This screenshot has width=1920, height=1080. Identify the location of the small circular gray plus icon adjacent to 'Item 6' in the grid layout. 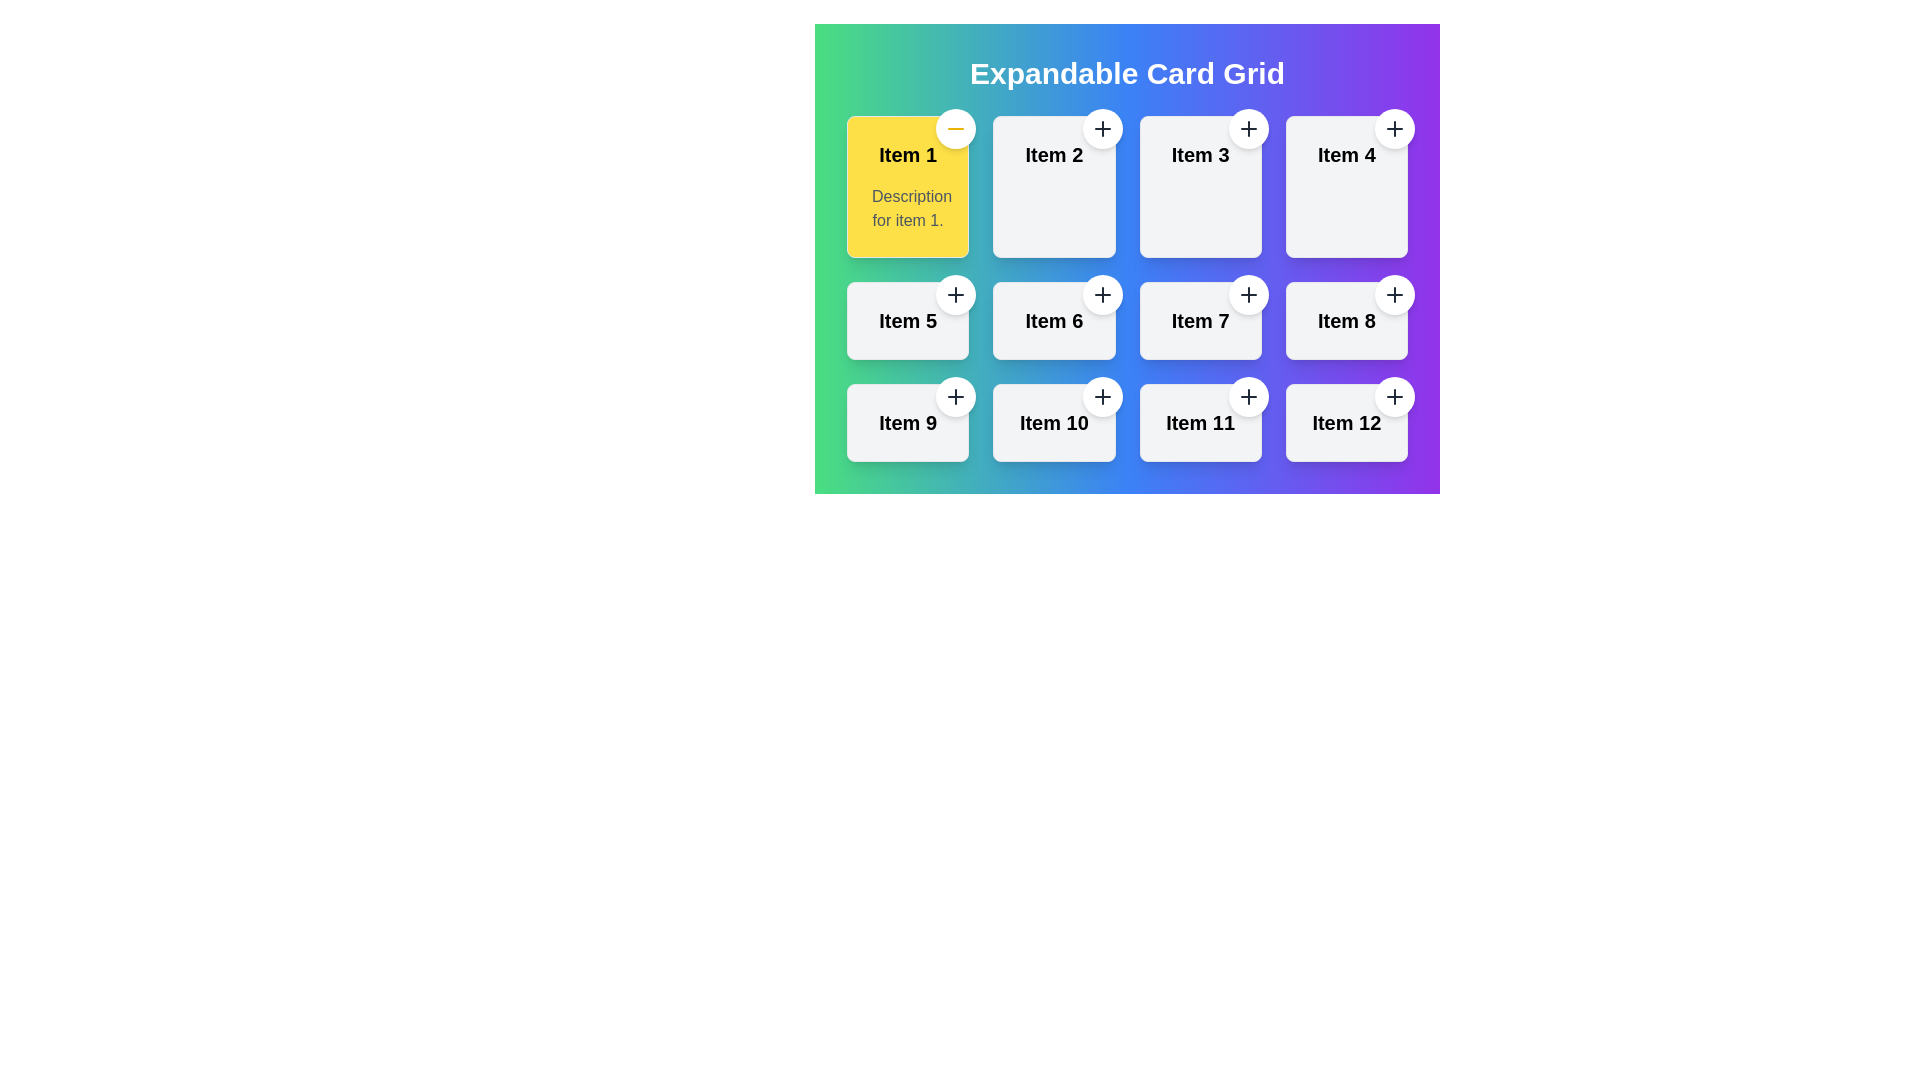
(1101, 294).